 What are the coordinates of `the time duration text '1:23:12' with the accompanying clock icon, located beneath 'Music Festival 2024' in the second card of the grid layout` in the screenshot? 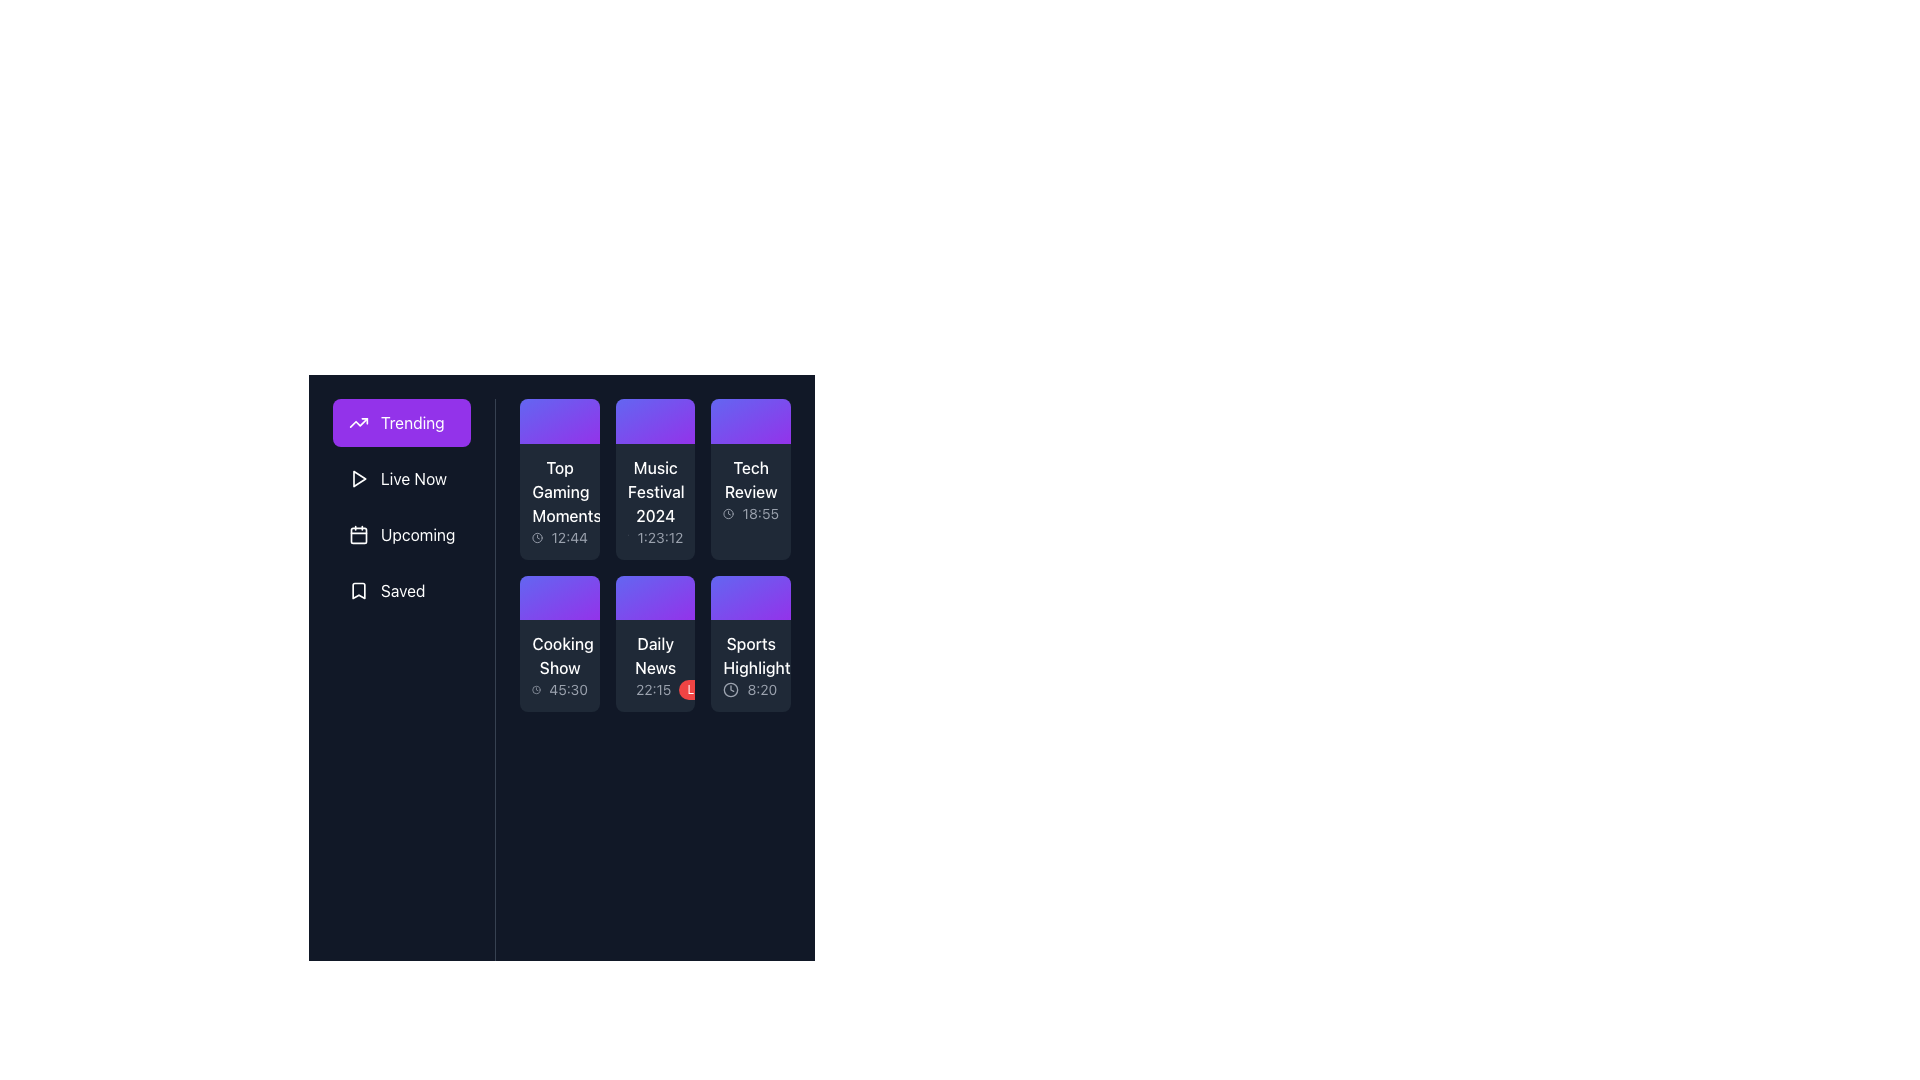 It's located at (655, 536).